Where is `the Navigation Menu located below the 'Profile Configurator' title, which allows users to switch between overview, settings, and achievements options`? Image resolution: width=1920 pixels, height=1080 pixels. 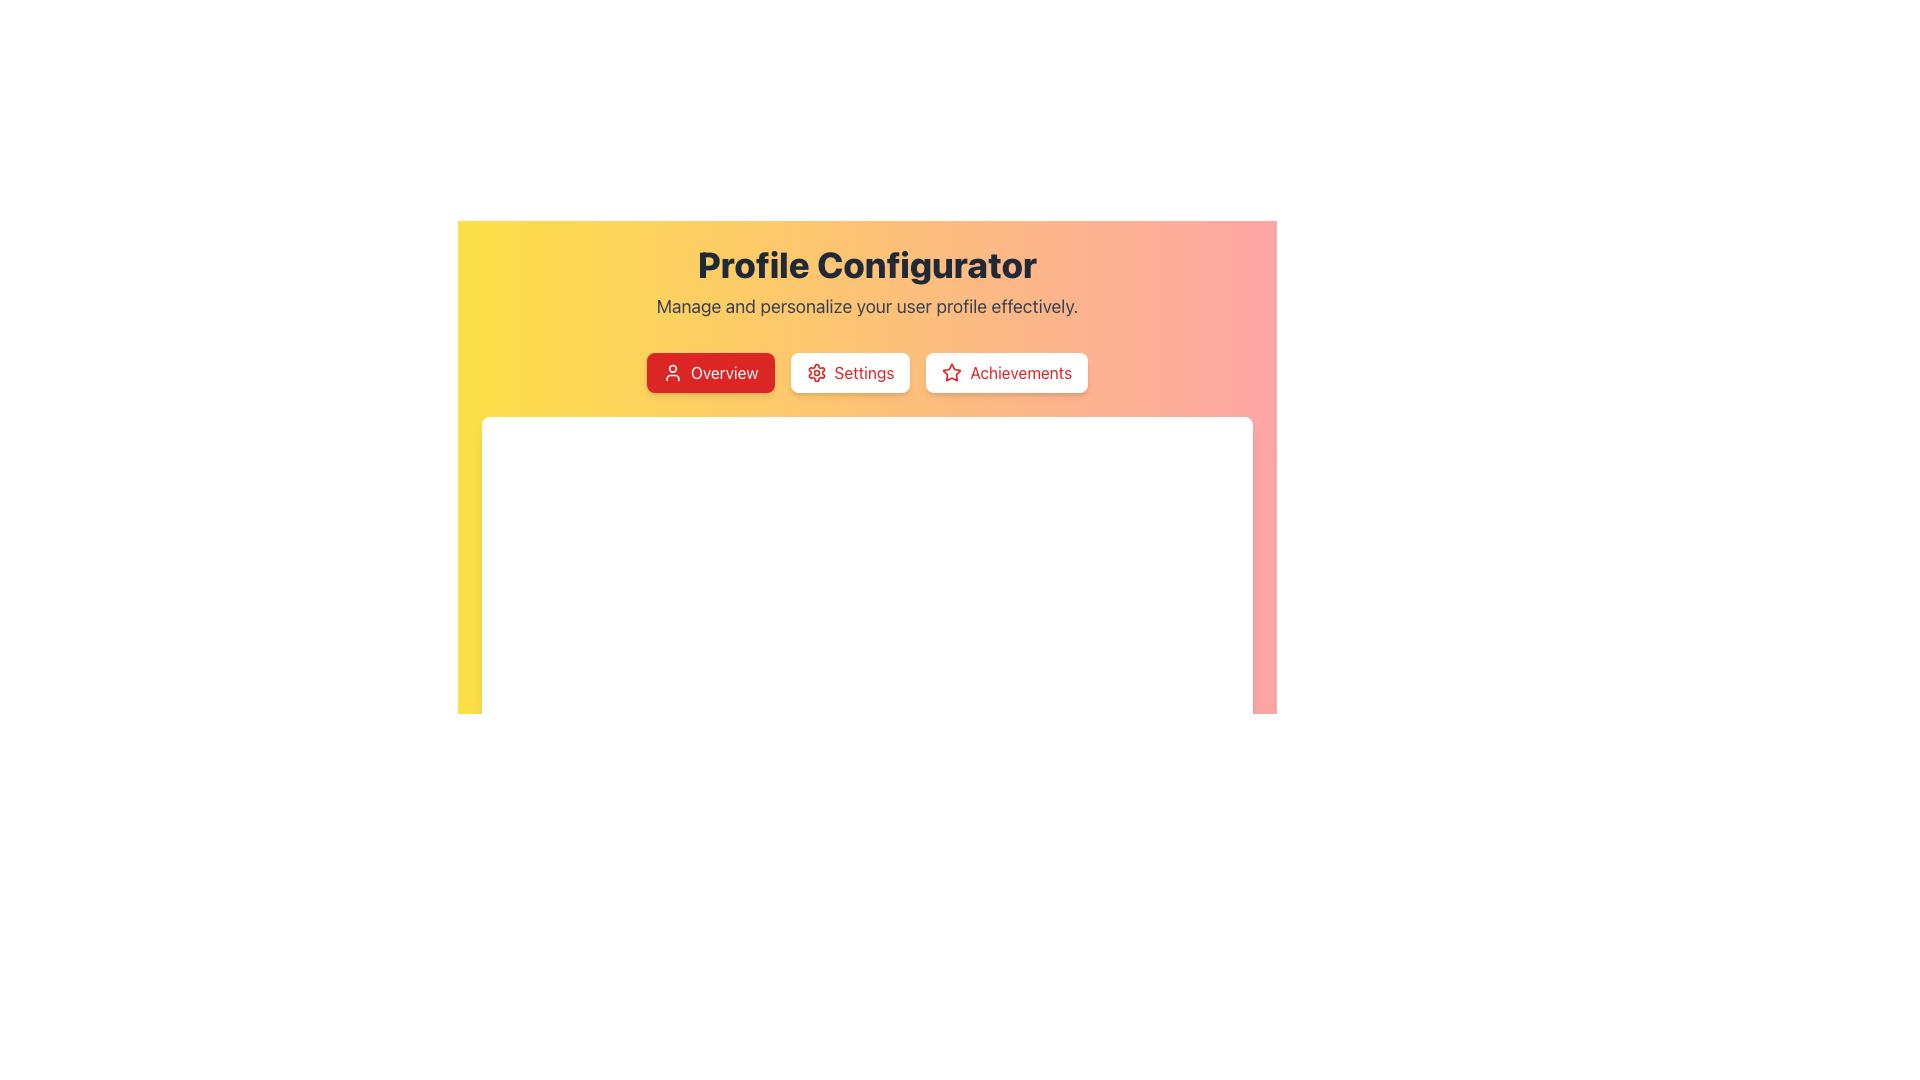 the Navigation Menu located below the 'Profile Configurator' title, which allows users to switch between overview, settings, and achievements options is located at coordinates (867, 373).